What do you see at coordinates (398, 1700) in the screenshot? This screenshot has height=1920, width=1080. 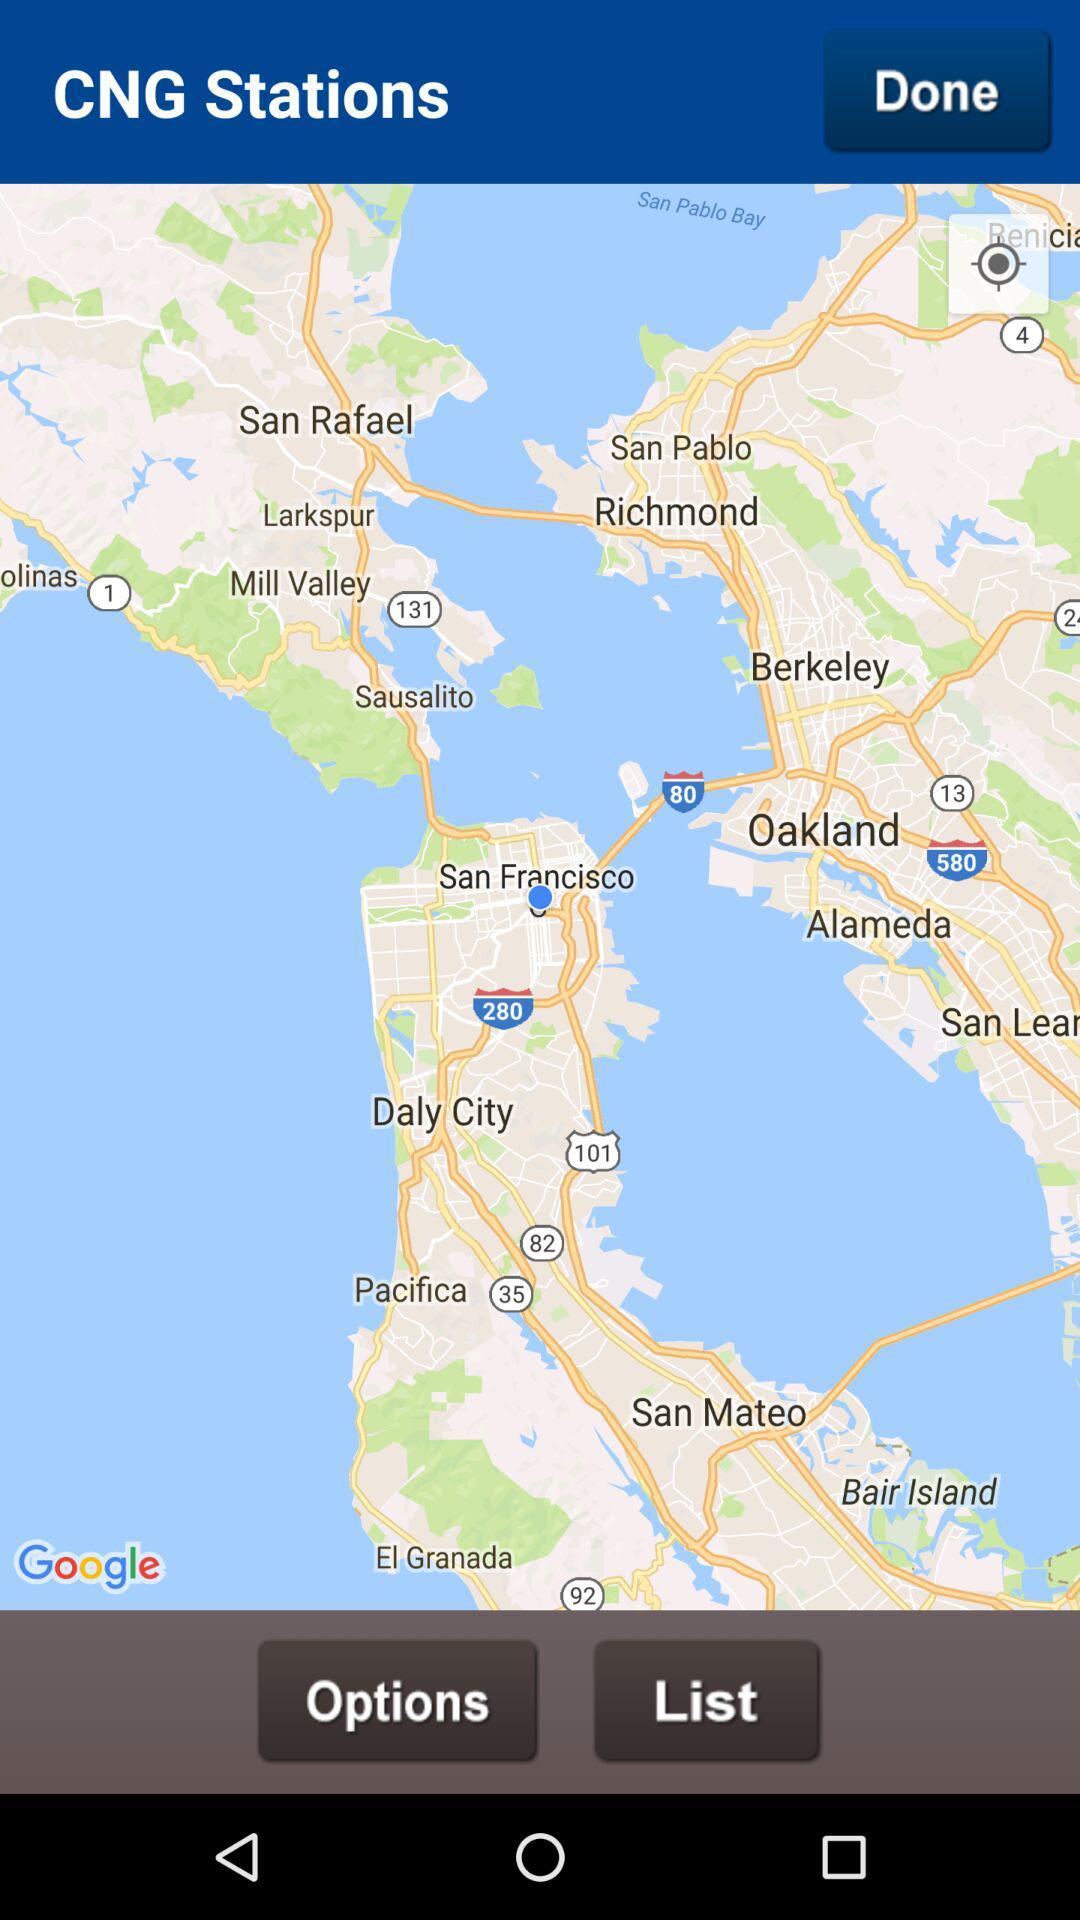 I see `explore options` at bounding box center [398, 1700].